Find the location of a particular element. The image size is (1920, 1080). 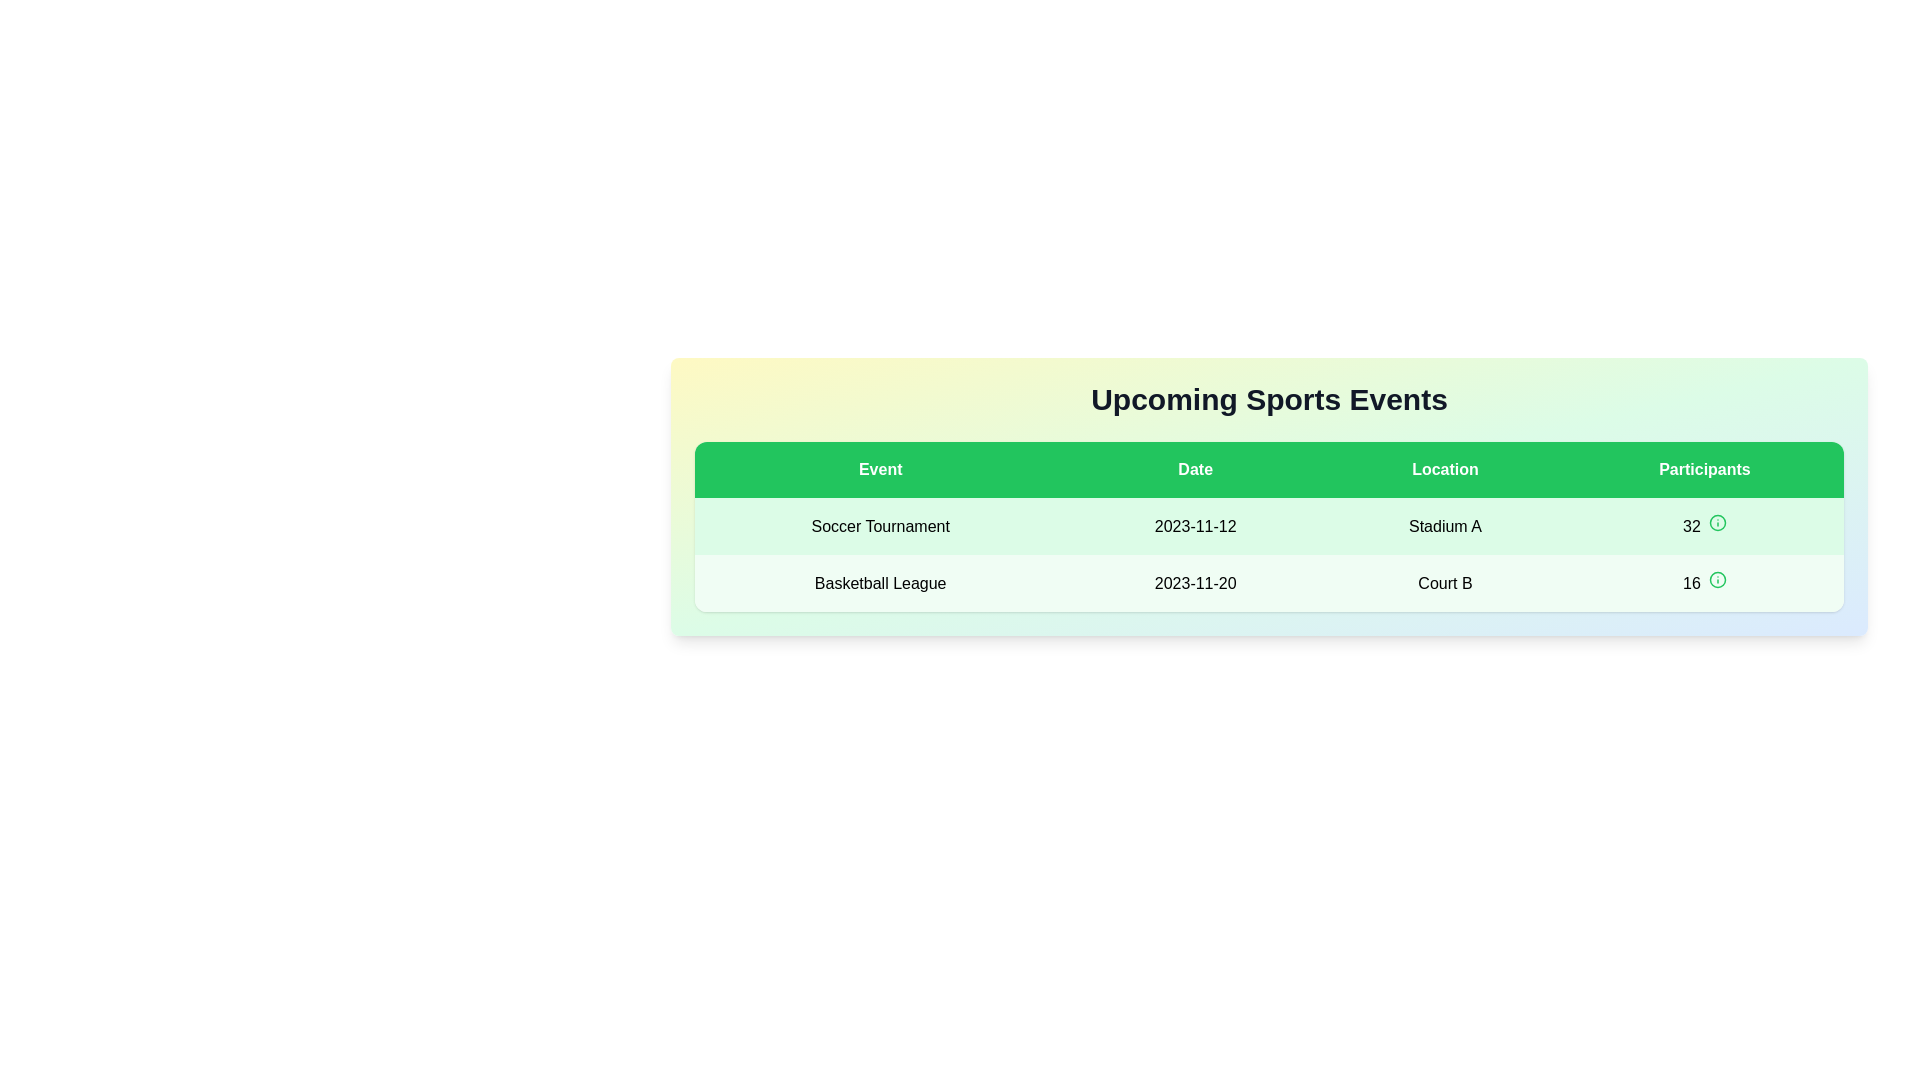

the categorical label for participants' data, which is the fourth label under 'Upcoming Sports Events', following 'Event', 'Date', and 'Location' is located at coordinates (1703, 470).